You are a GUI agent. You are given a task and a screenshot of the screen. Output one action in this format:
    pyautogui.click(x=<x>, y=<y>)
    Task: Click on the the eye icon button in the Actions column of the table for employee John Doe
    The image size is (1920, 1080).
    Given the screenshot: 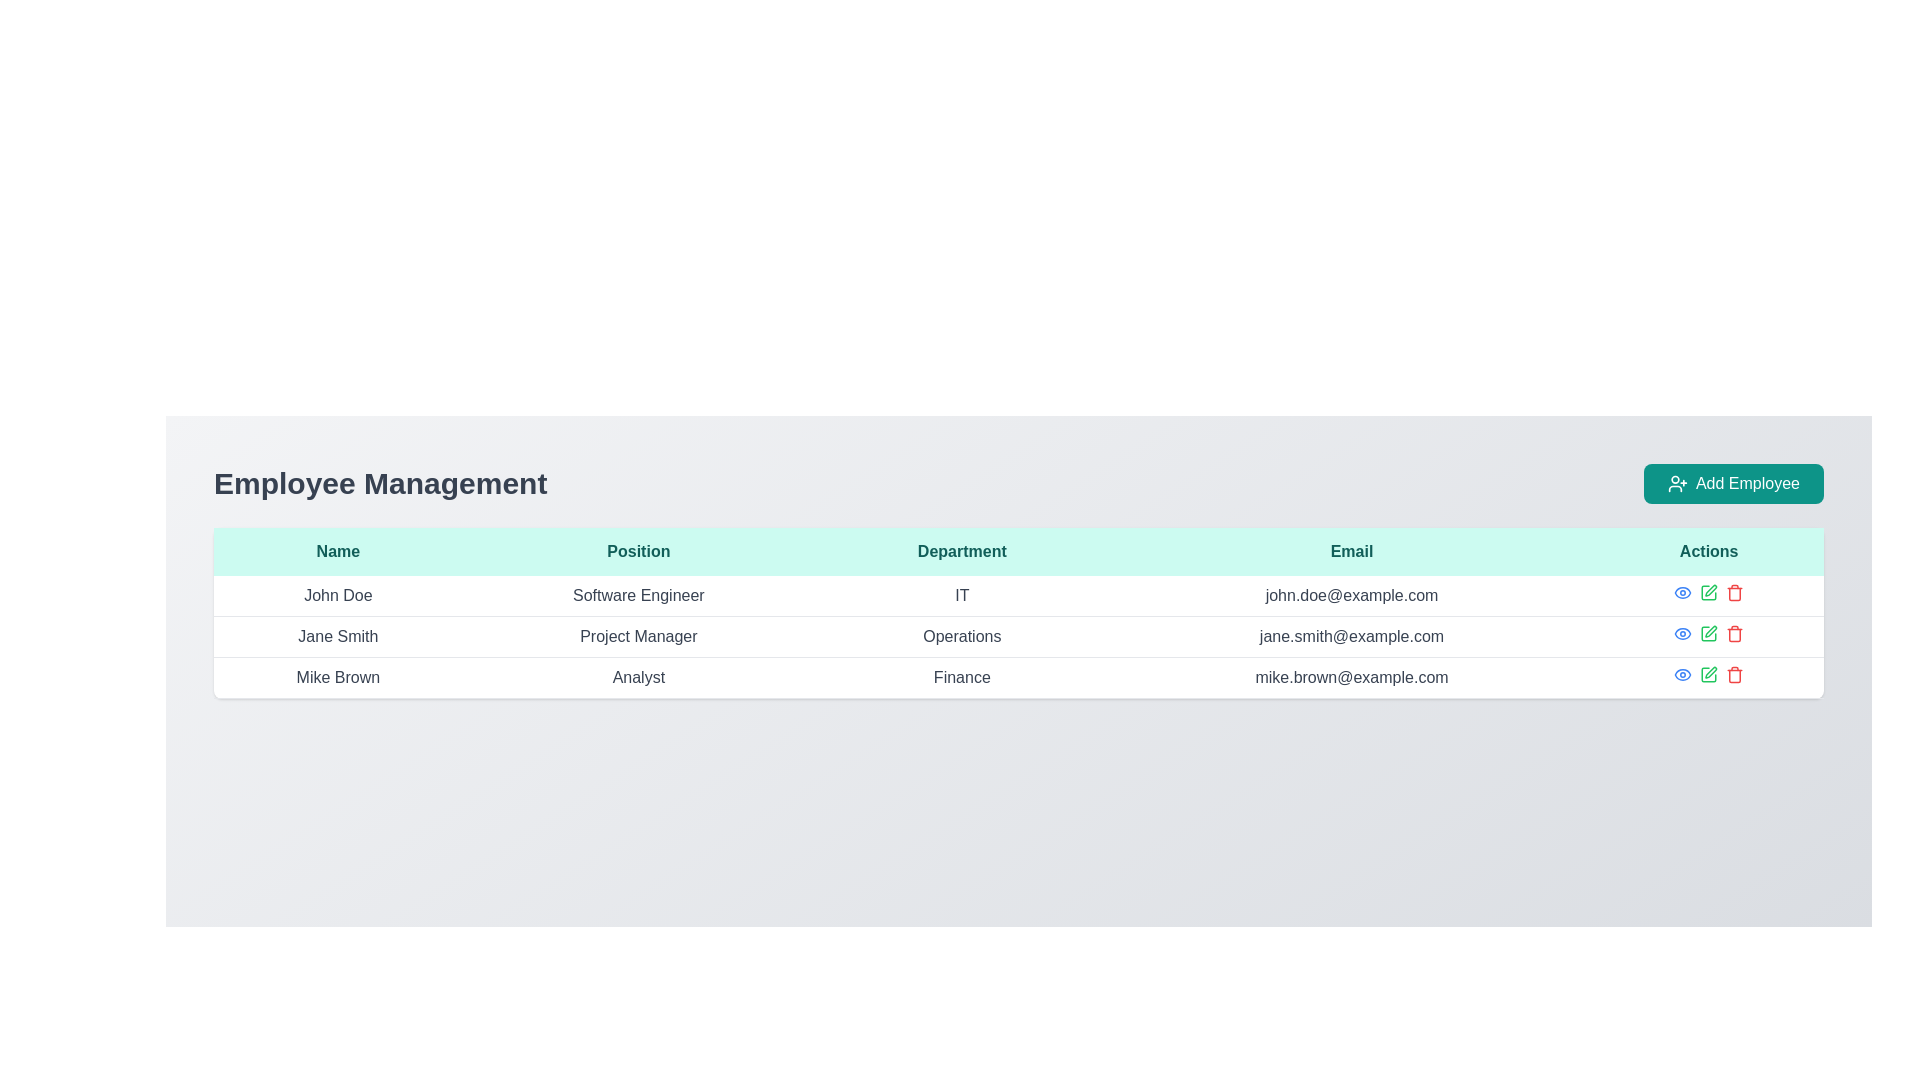 What is the action you would take?
    pyautogui.click(x=1682, y=592)
    